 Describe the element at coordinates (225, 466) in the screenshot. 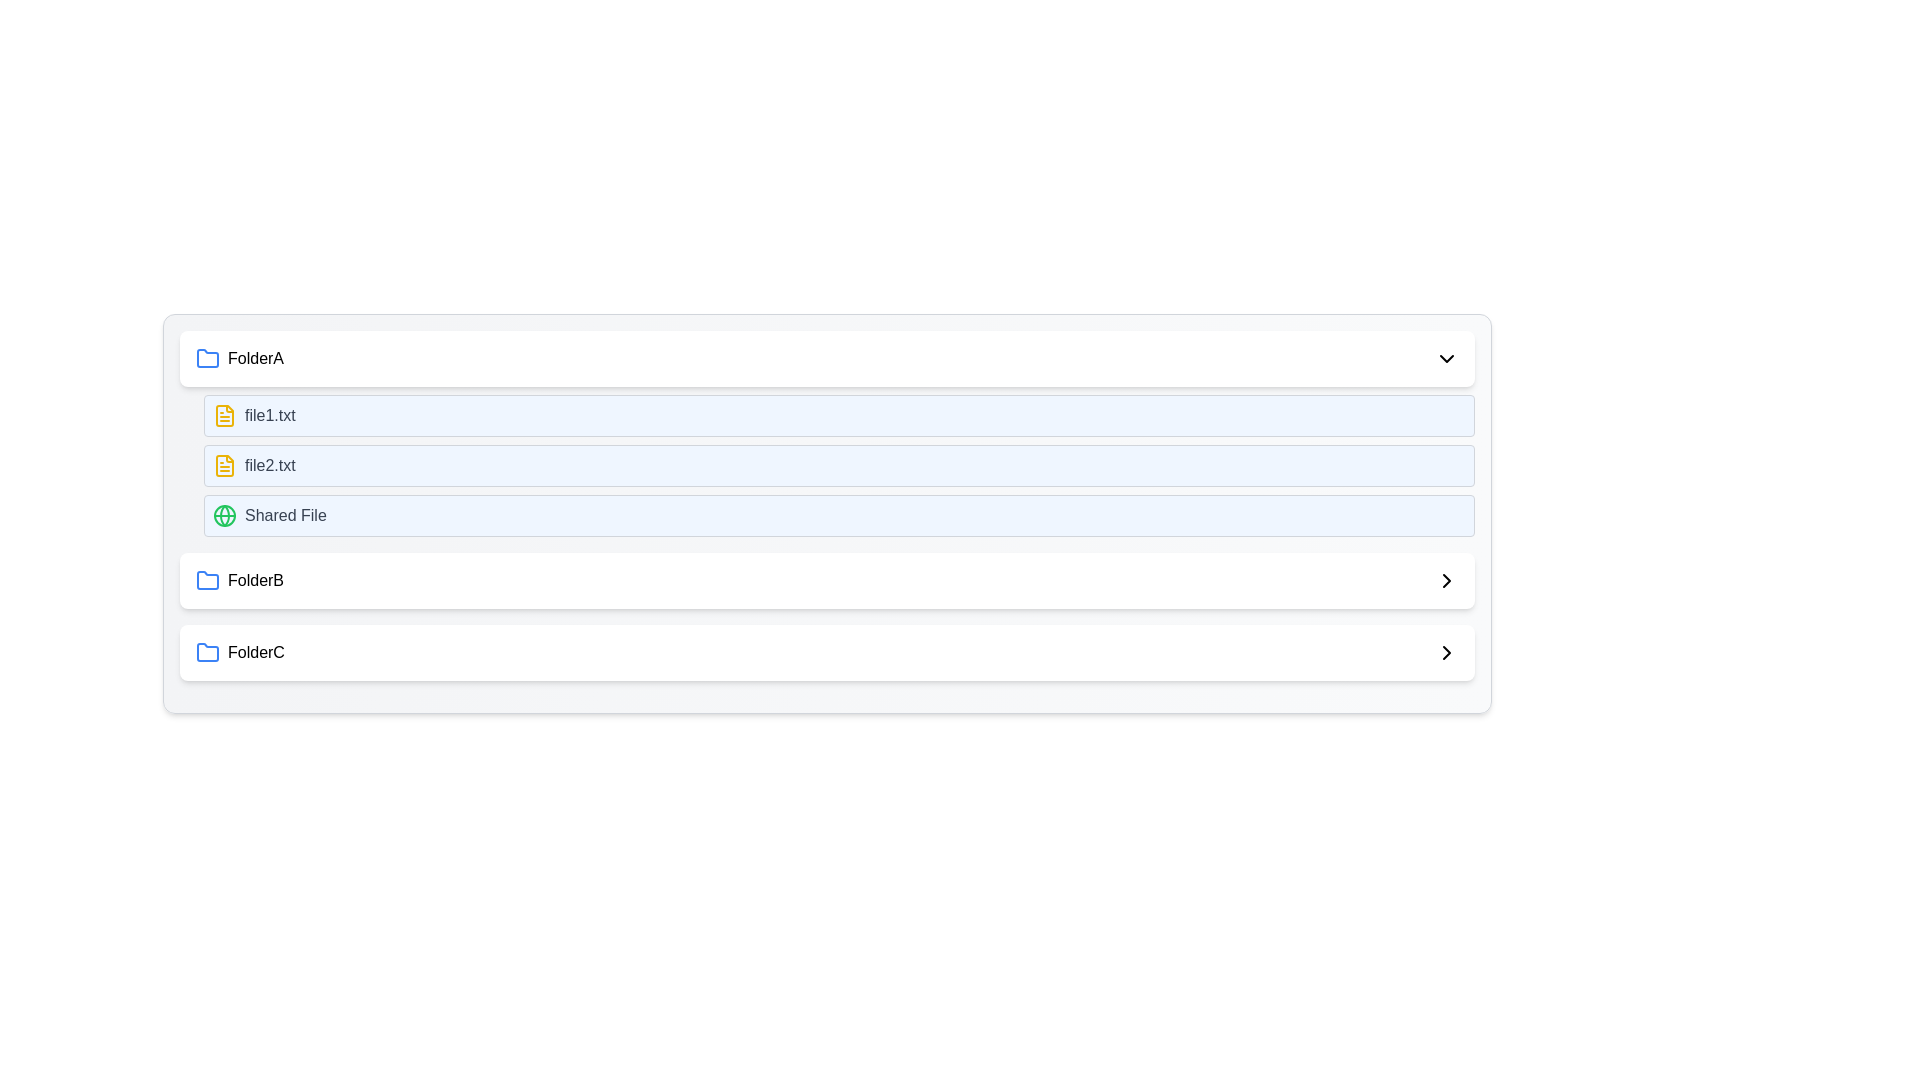

I see `the yellow file icon located to the left of the label 'file2.txt'` at that location.